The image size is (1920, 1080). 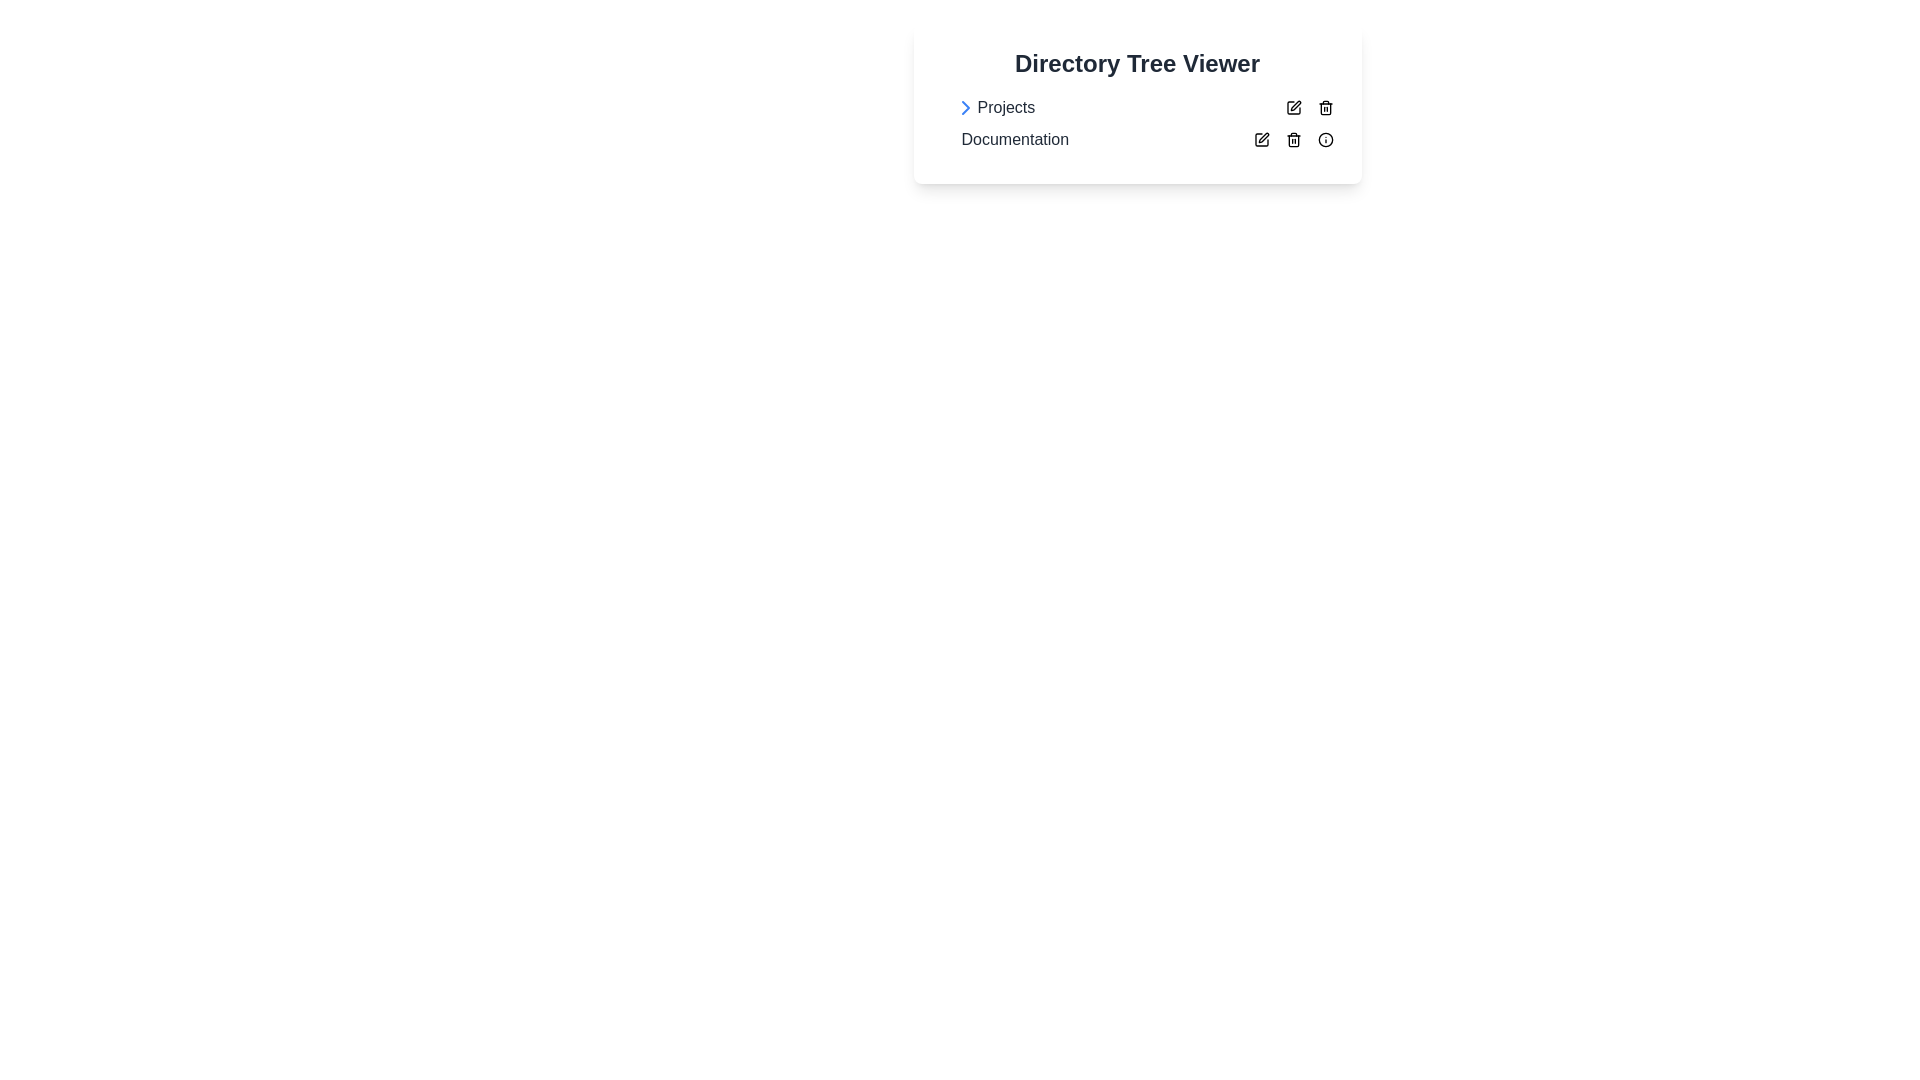 I want to click on the edit button icon, which resembles a pen, located in the upper-right corner of the 'Directory Tree Viewer' card, so click(x=1293, y=108).